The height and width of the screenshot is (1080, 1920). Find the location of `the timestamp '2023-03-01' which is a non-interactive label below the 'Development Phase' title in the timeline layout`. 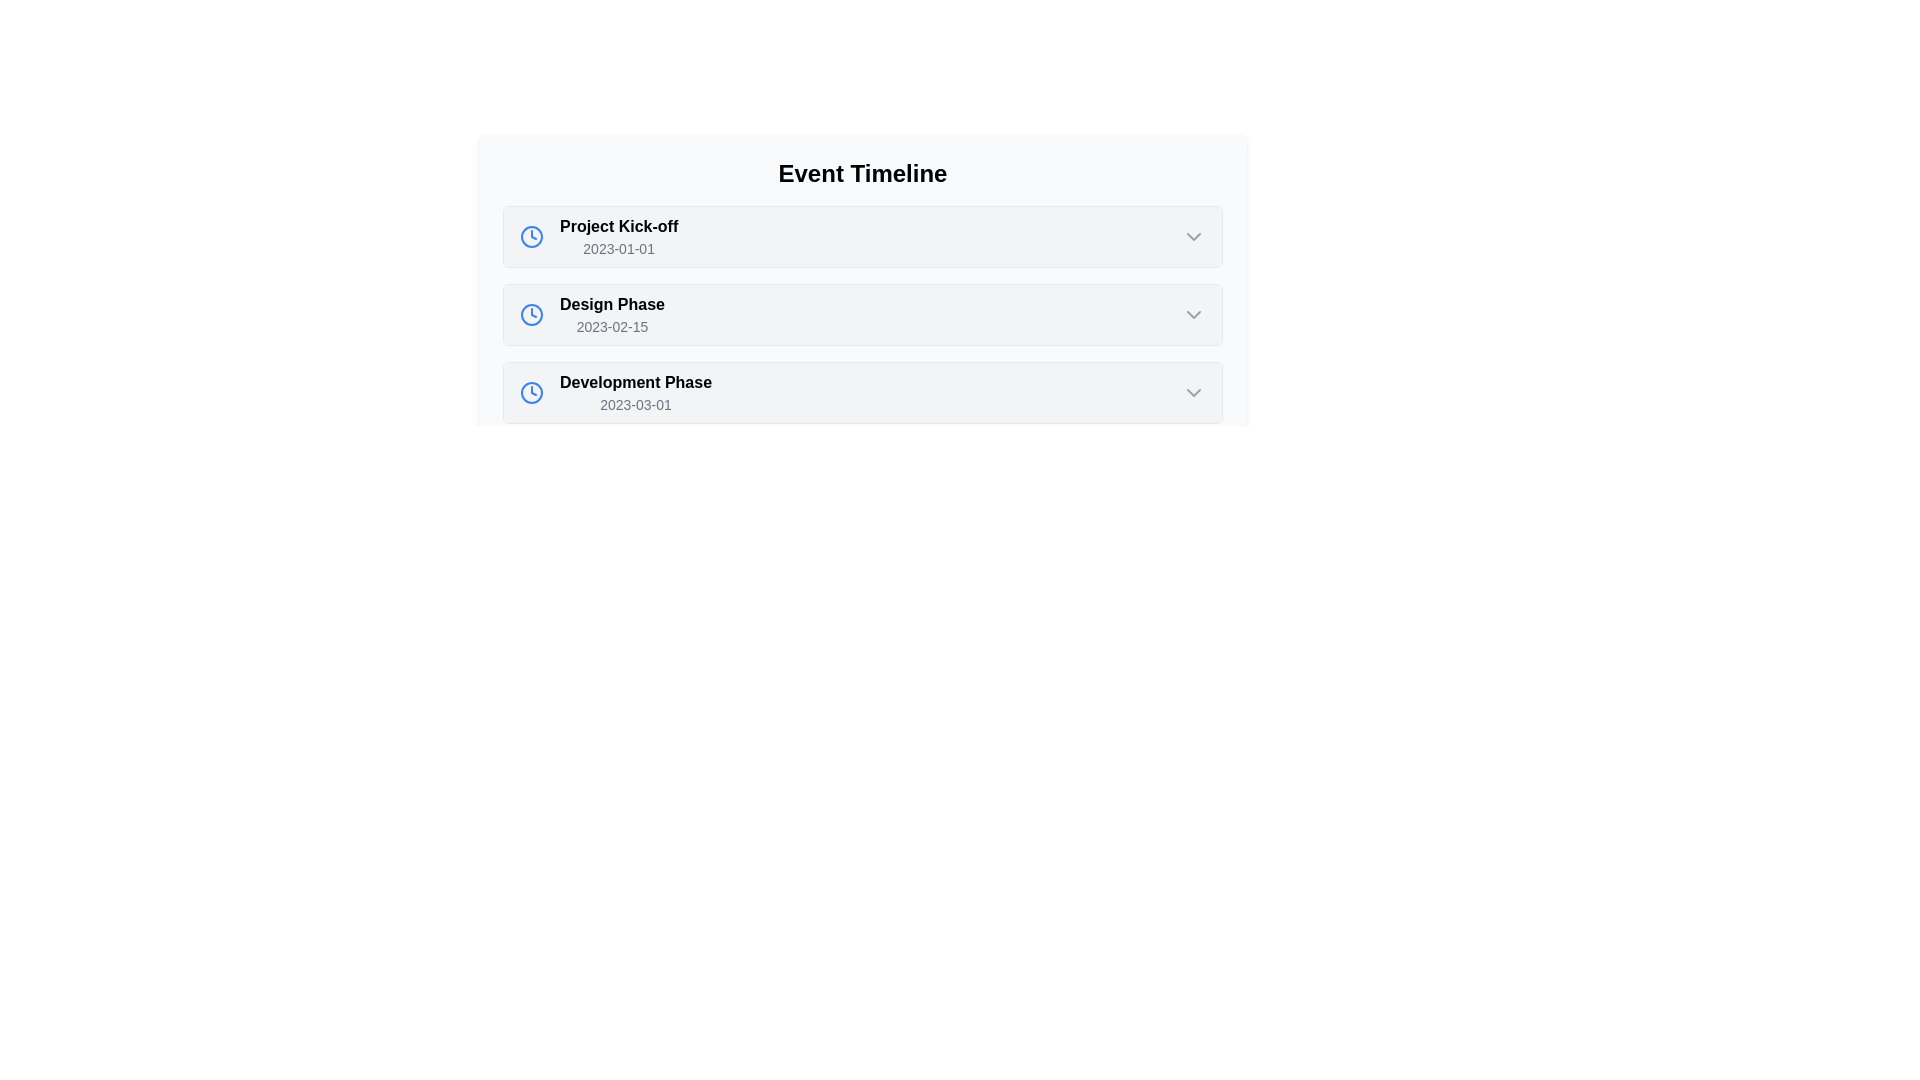

the timestamp '2023-03-01' which is a non-interactive label below the 'Development Phase' title in the timeline layout is located at coordinates (635, 405).